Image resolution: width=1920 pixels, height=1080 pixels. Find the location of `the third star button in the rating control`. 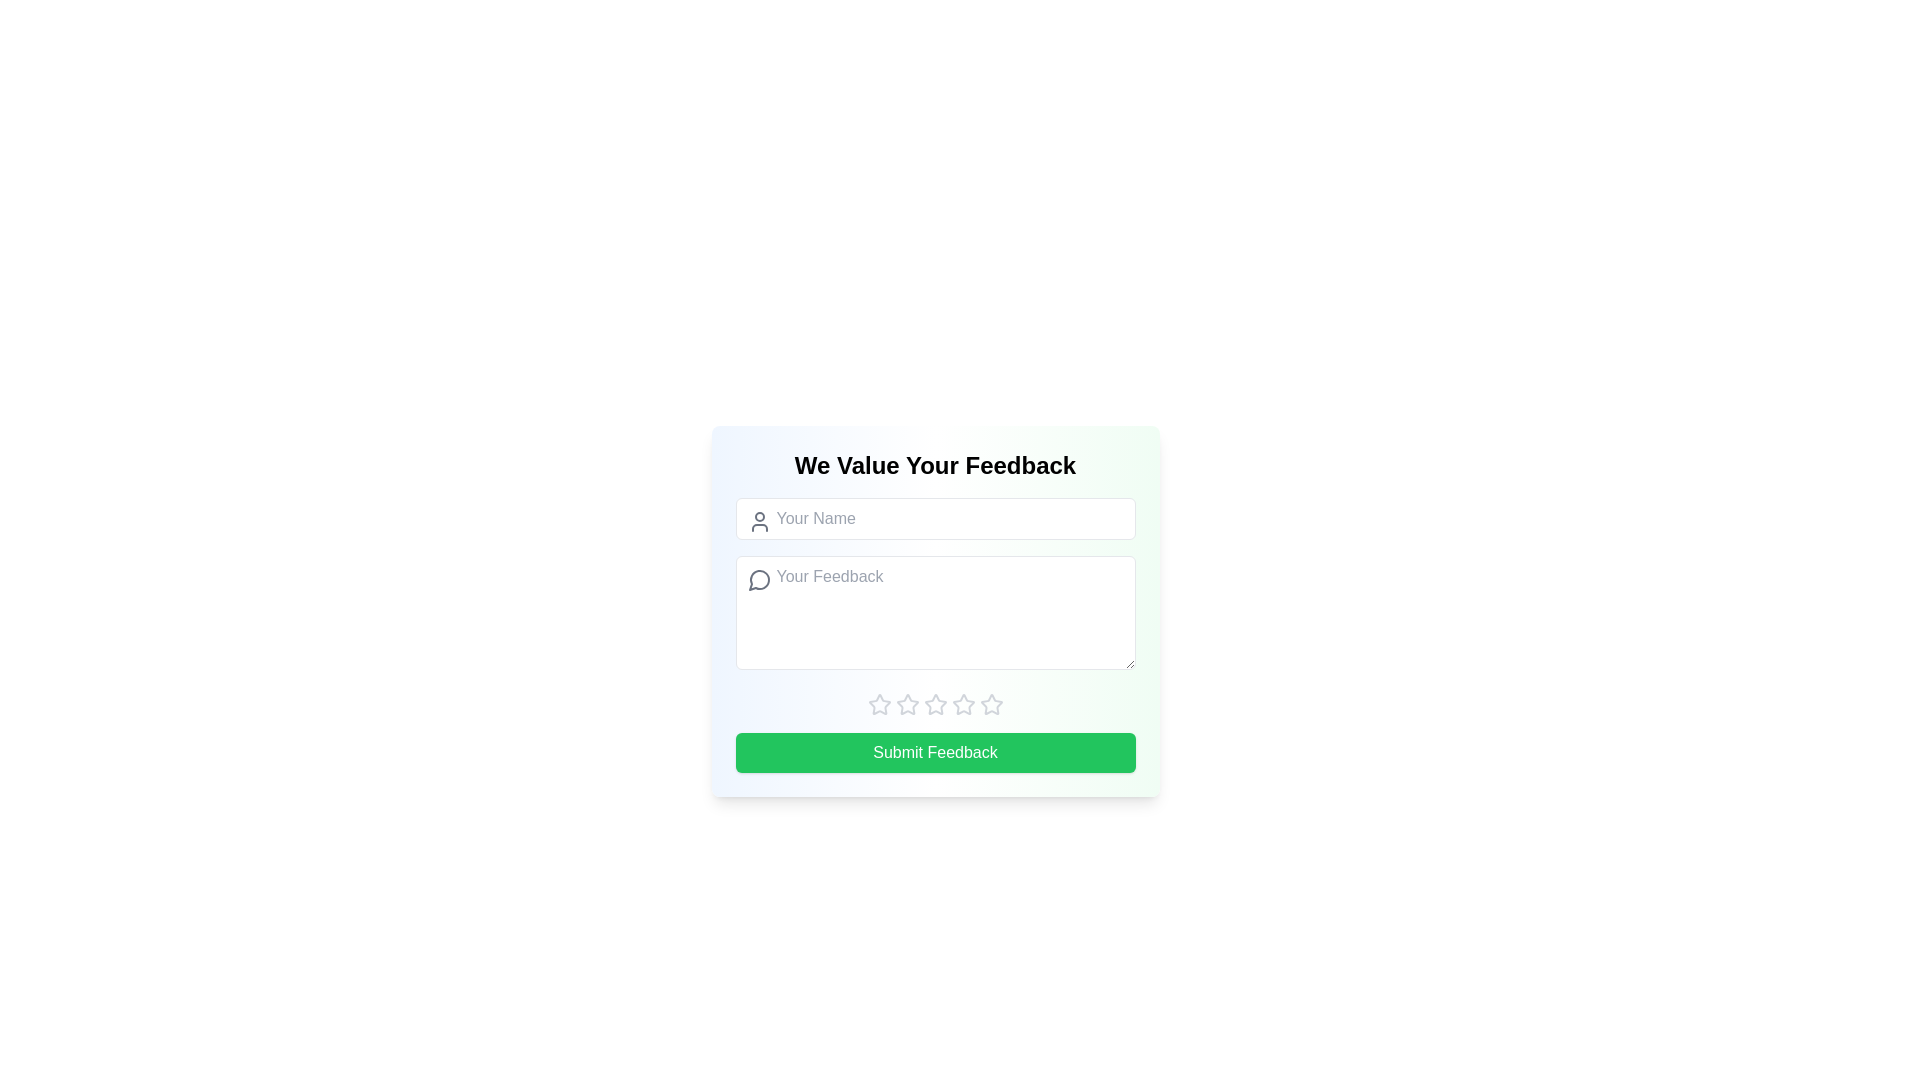

the third star button in the rating control is located at coordinates (906, 704).